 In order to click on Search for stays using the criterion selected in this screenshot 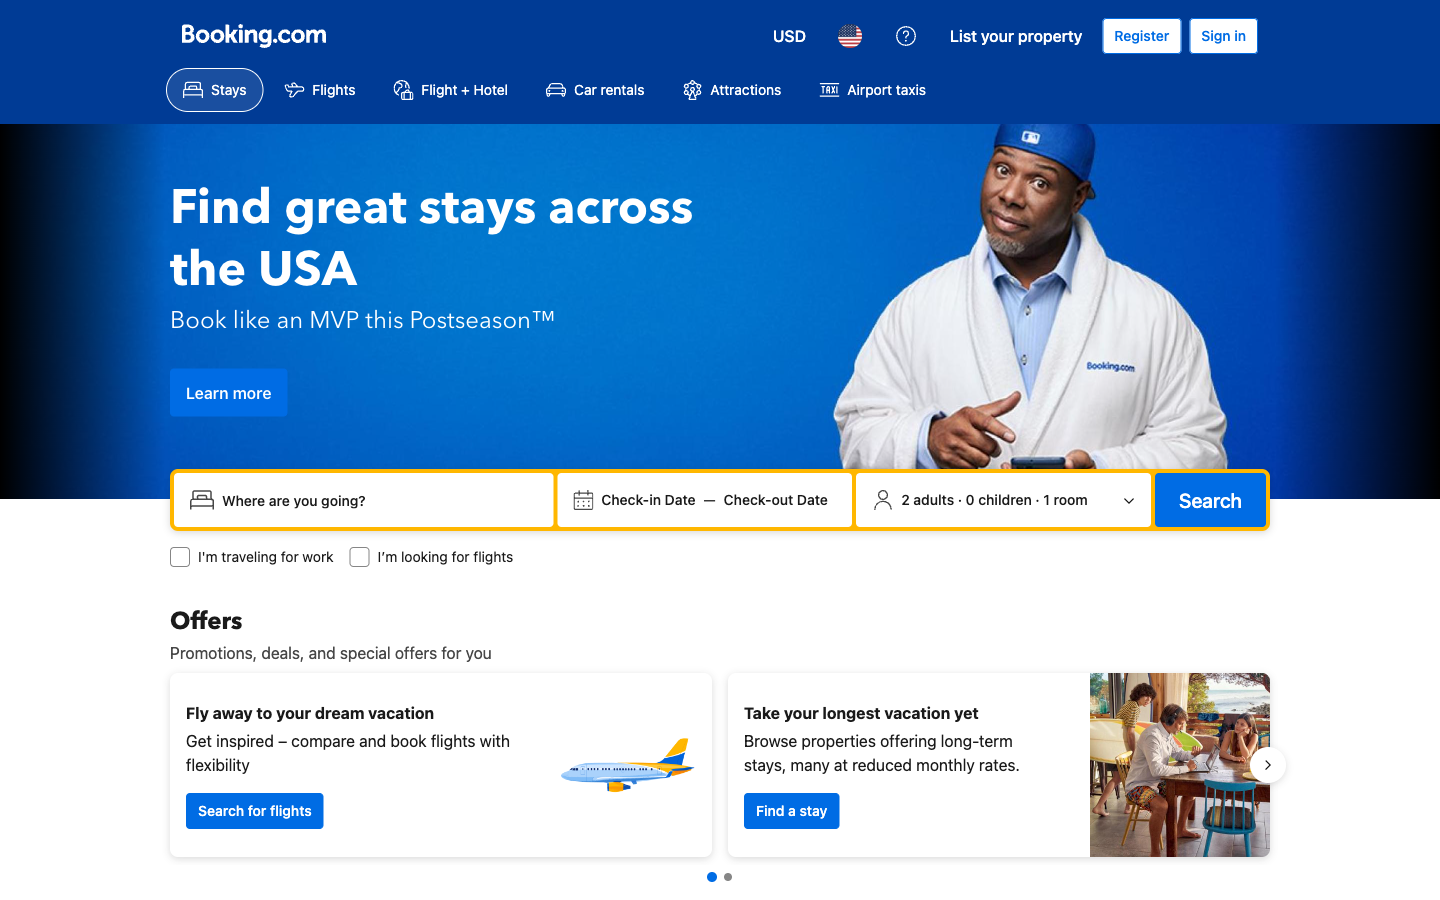, I will do `click(1209, 499)`.